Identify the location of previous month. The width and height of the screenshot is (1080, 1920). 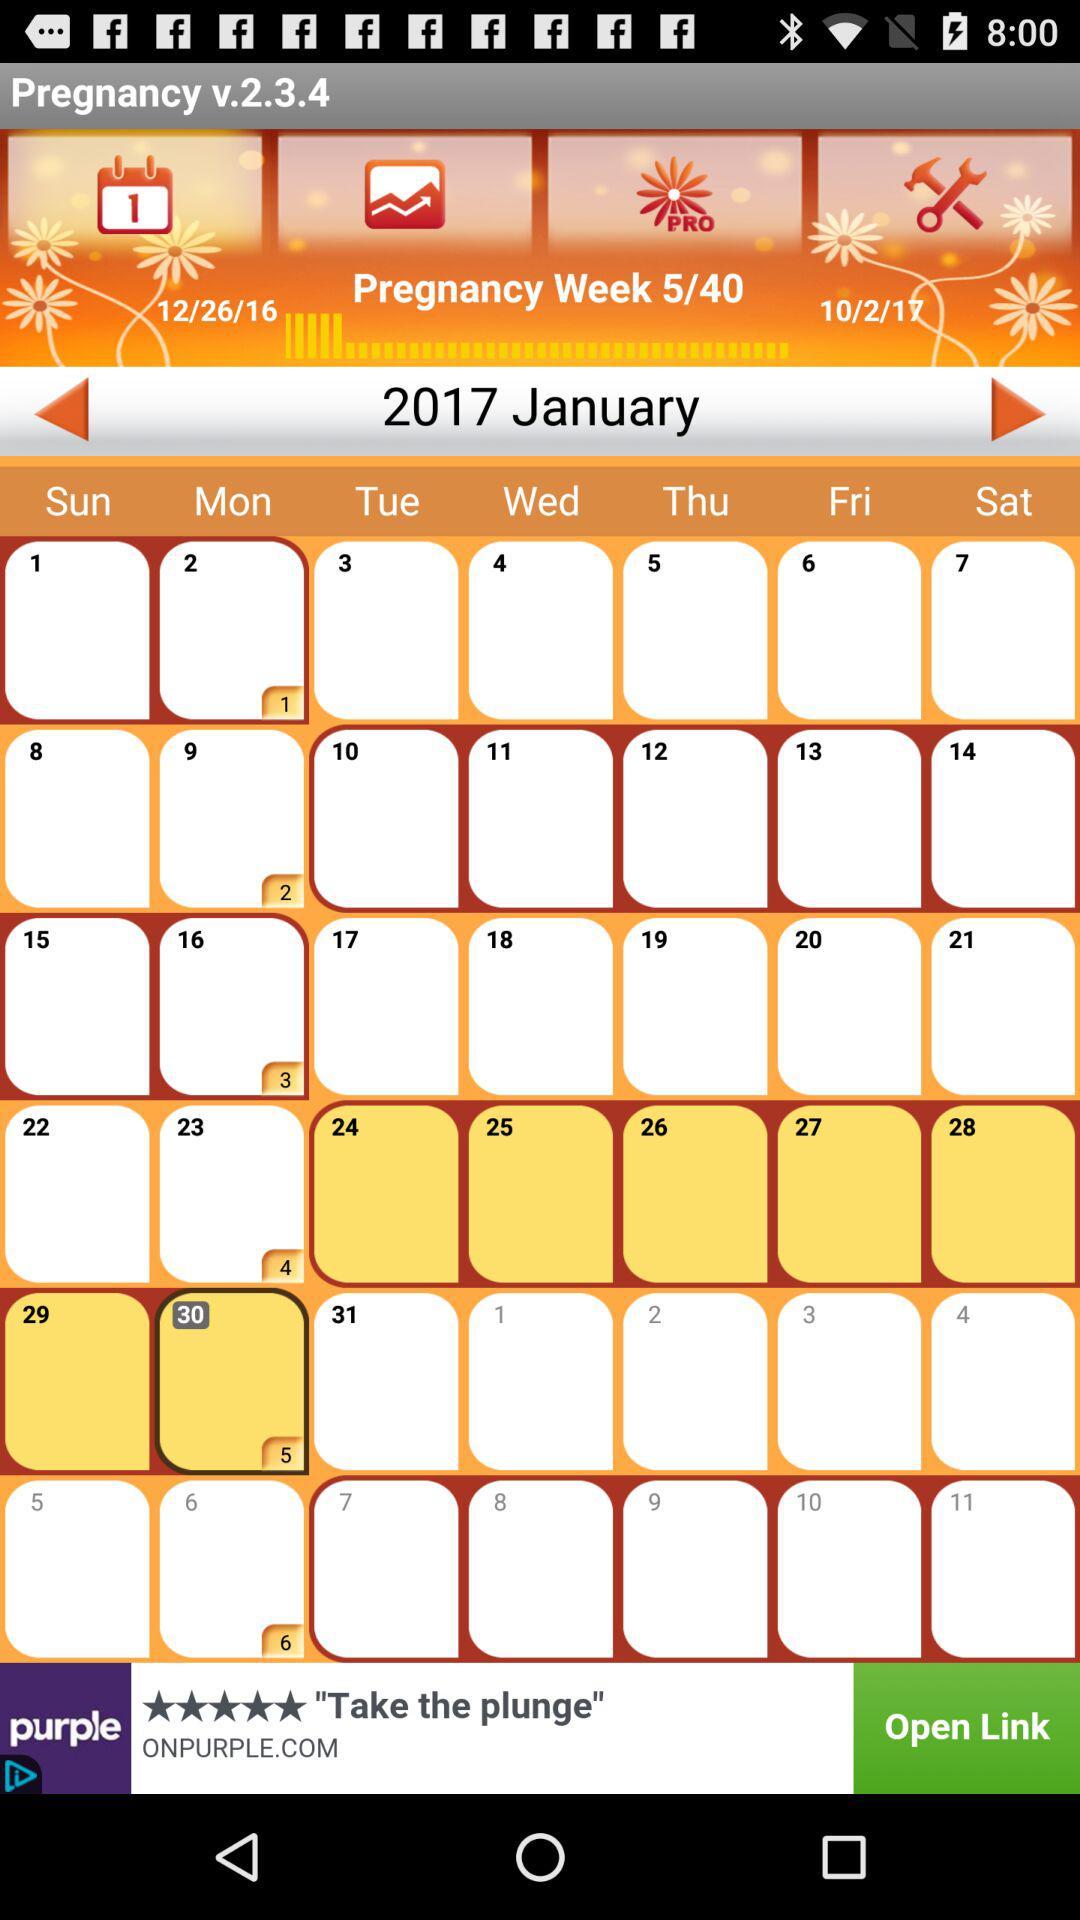
(190, 410).